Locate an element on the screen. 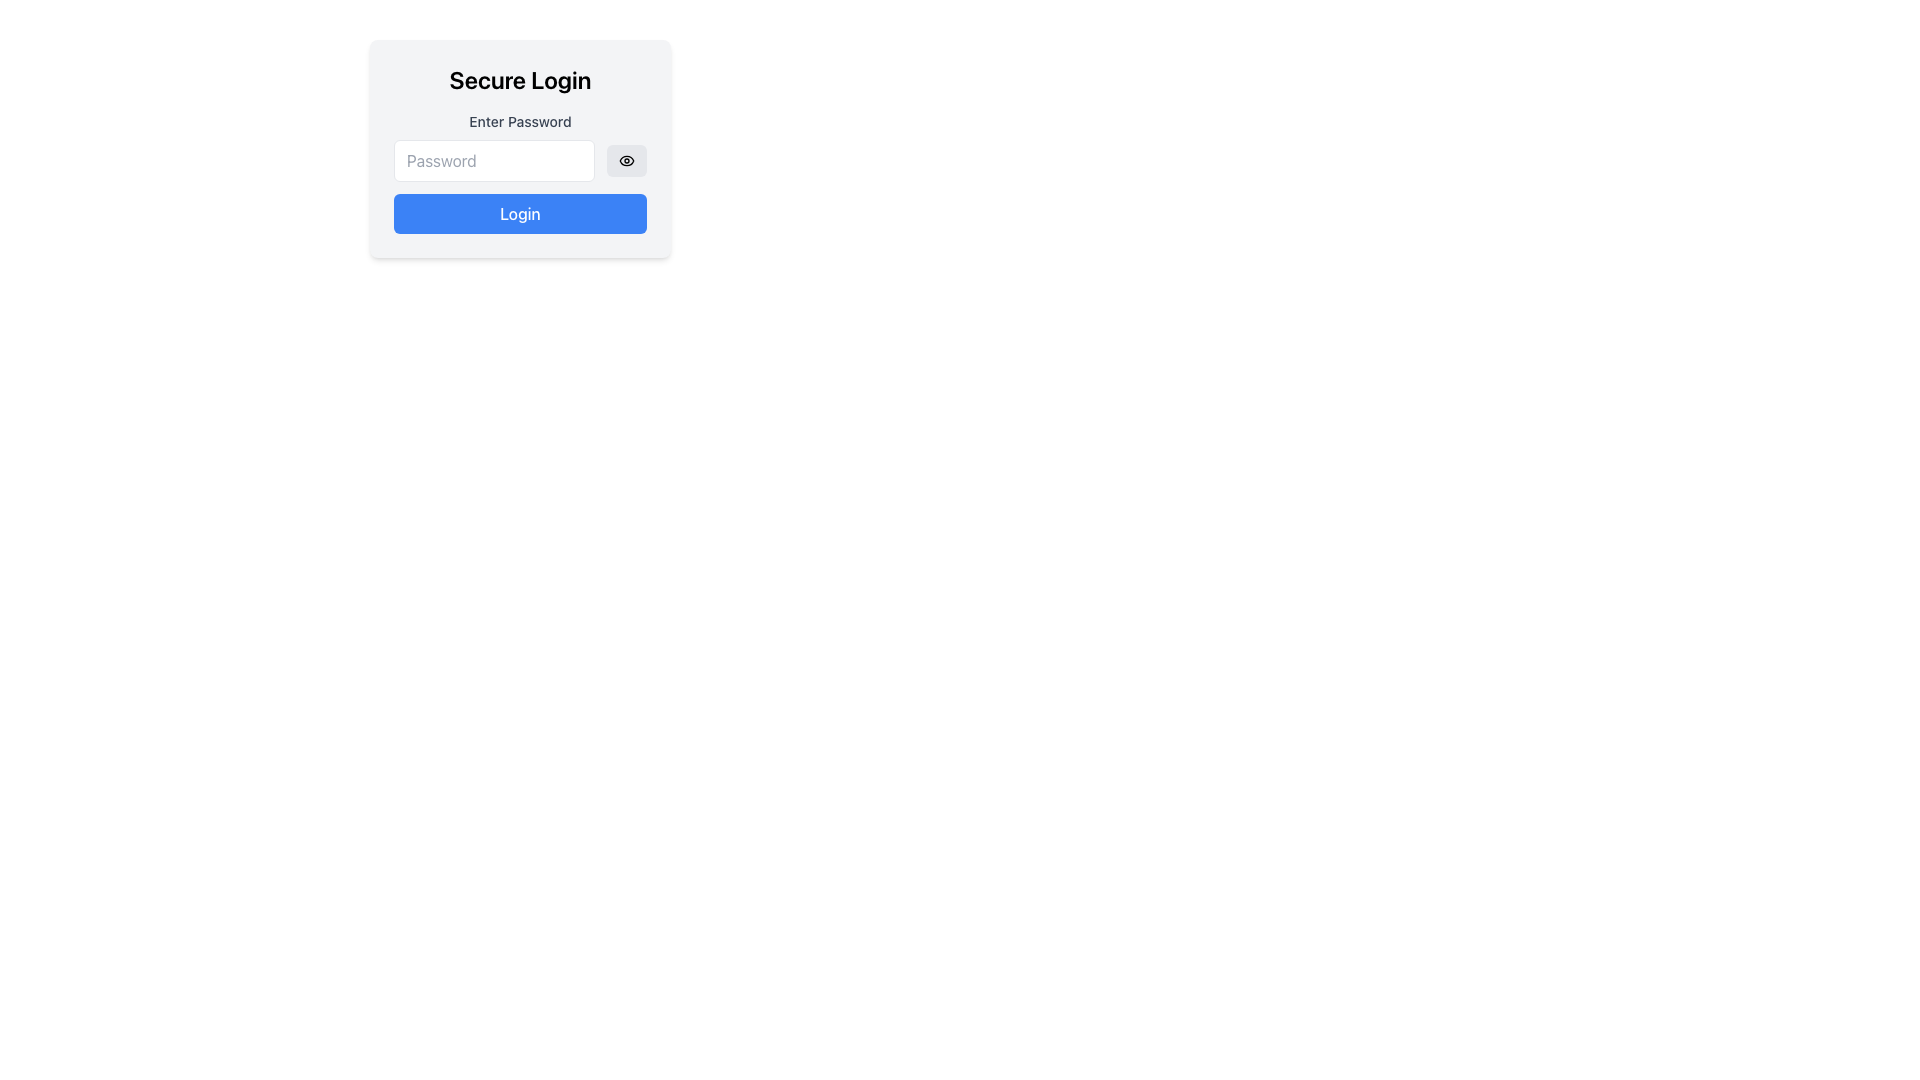 This screenshot has width=1920, height=1080. the 'Secure Login' text header, which is styled in bold and larger font, positioned at the top-center of the form-like structure is located at coordinates (520, 79).